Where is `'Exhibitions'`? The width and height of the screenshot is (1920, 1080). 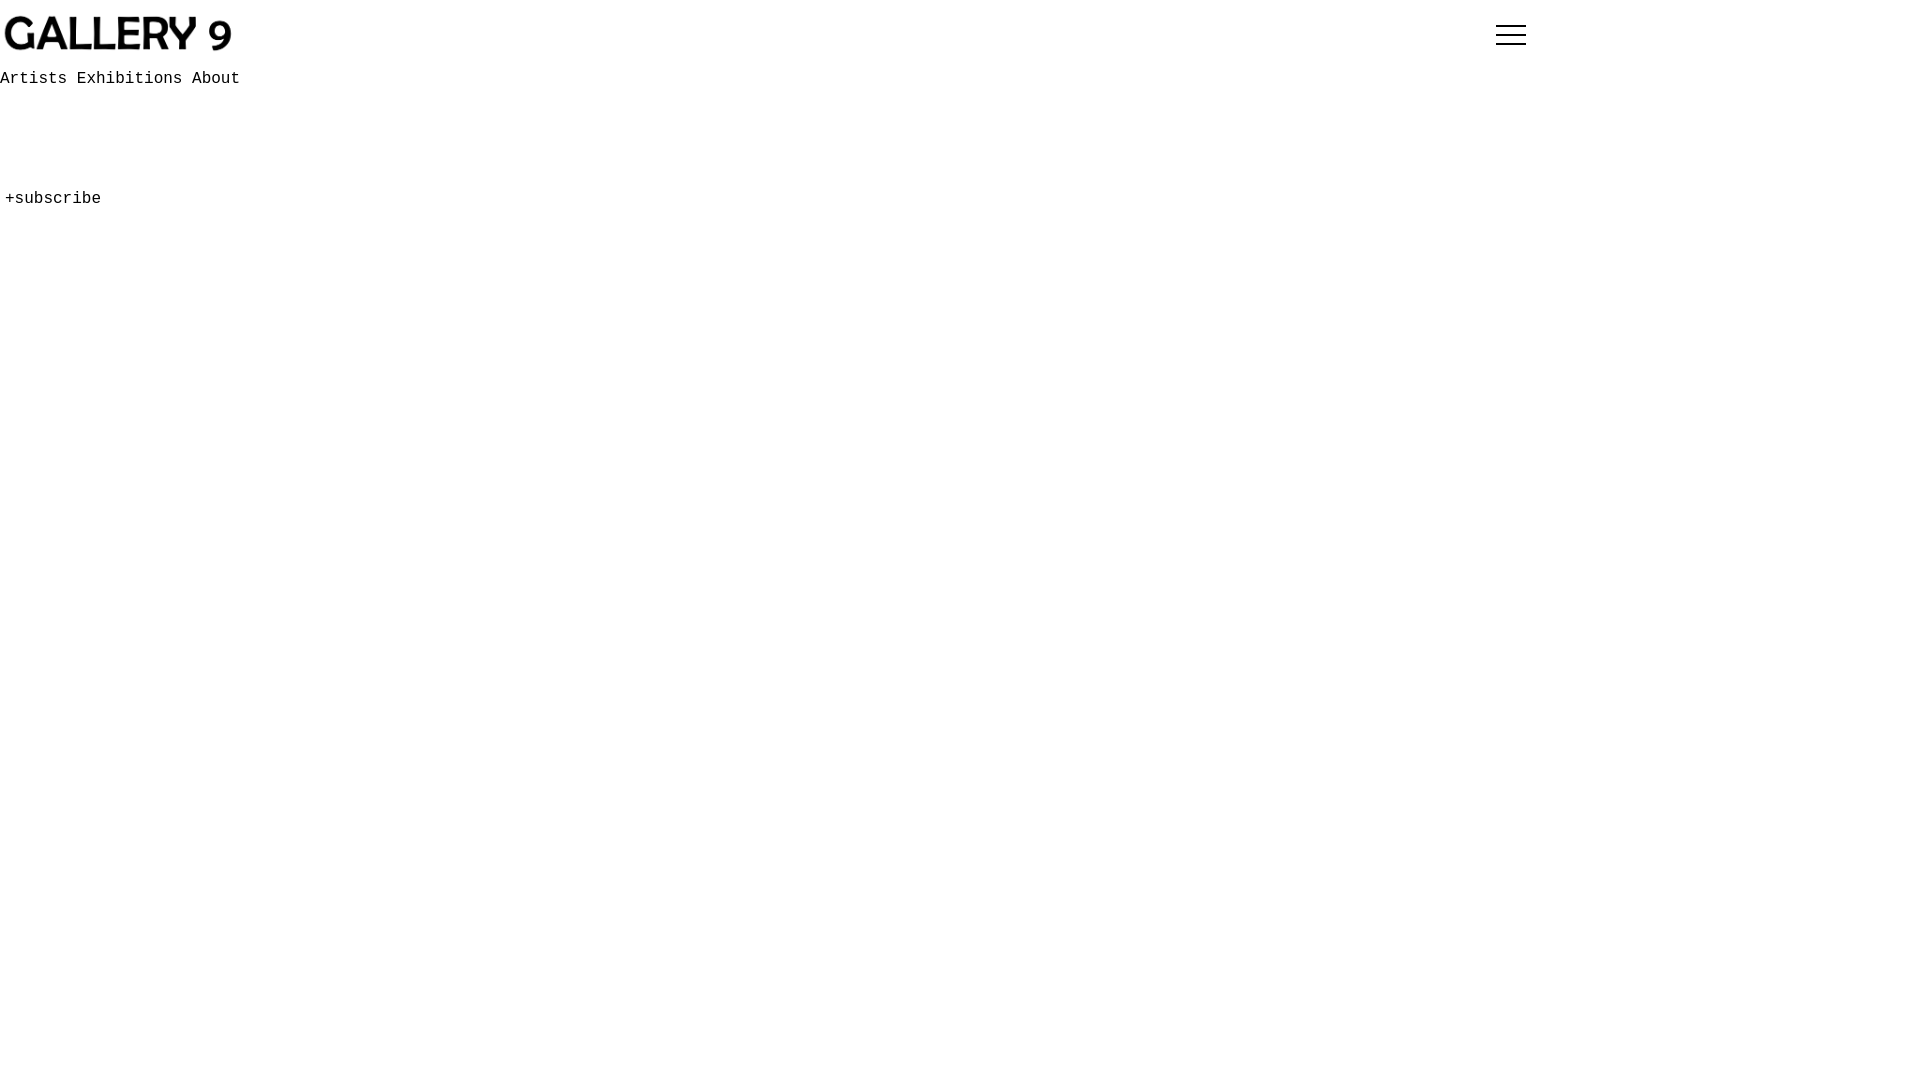 'Exhibitions' is located at coordinates (133, 77).